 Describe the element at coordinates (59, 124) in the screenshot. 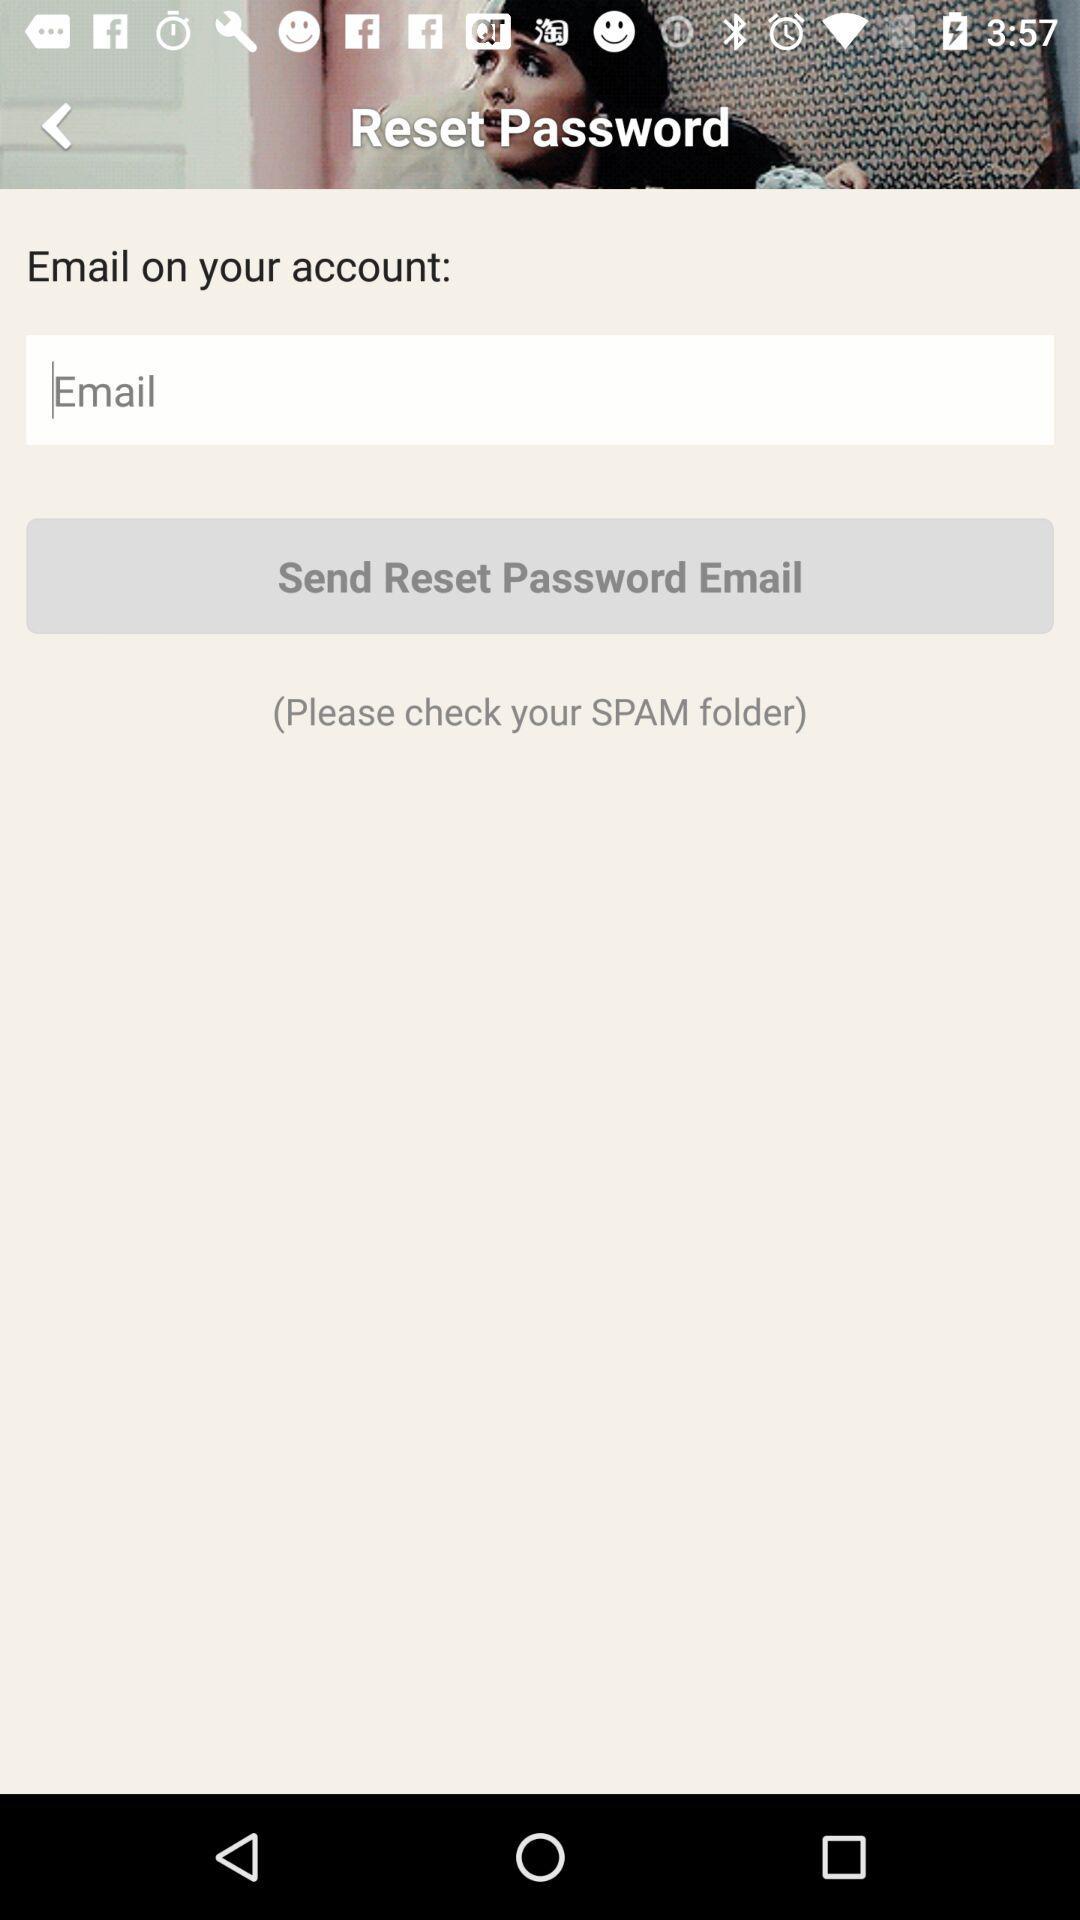

I see `back option` at that location.